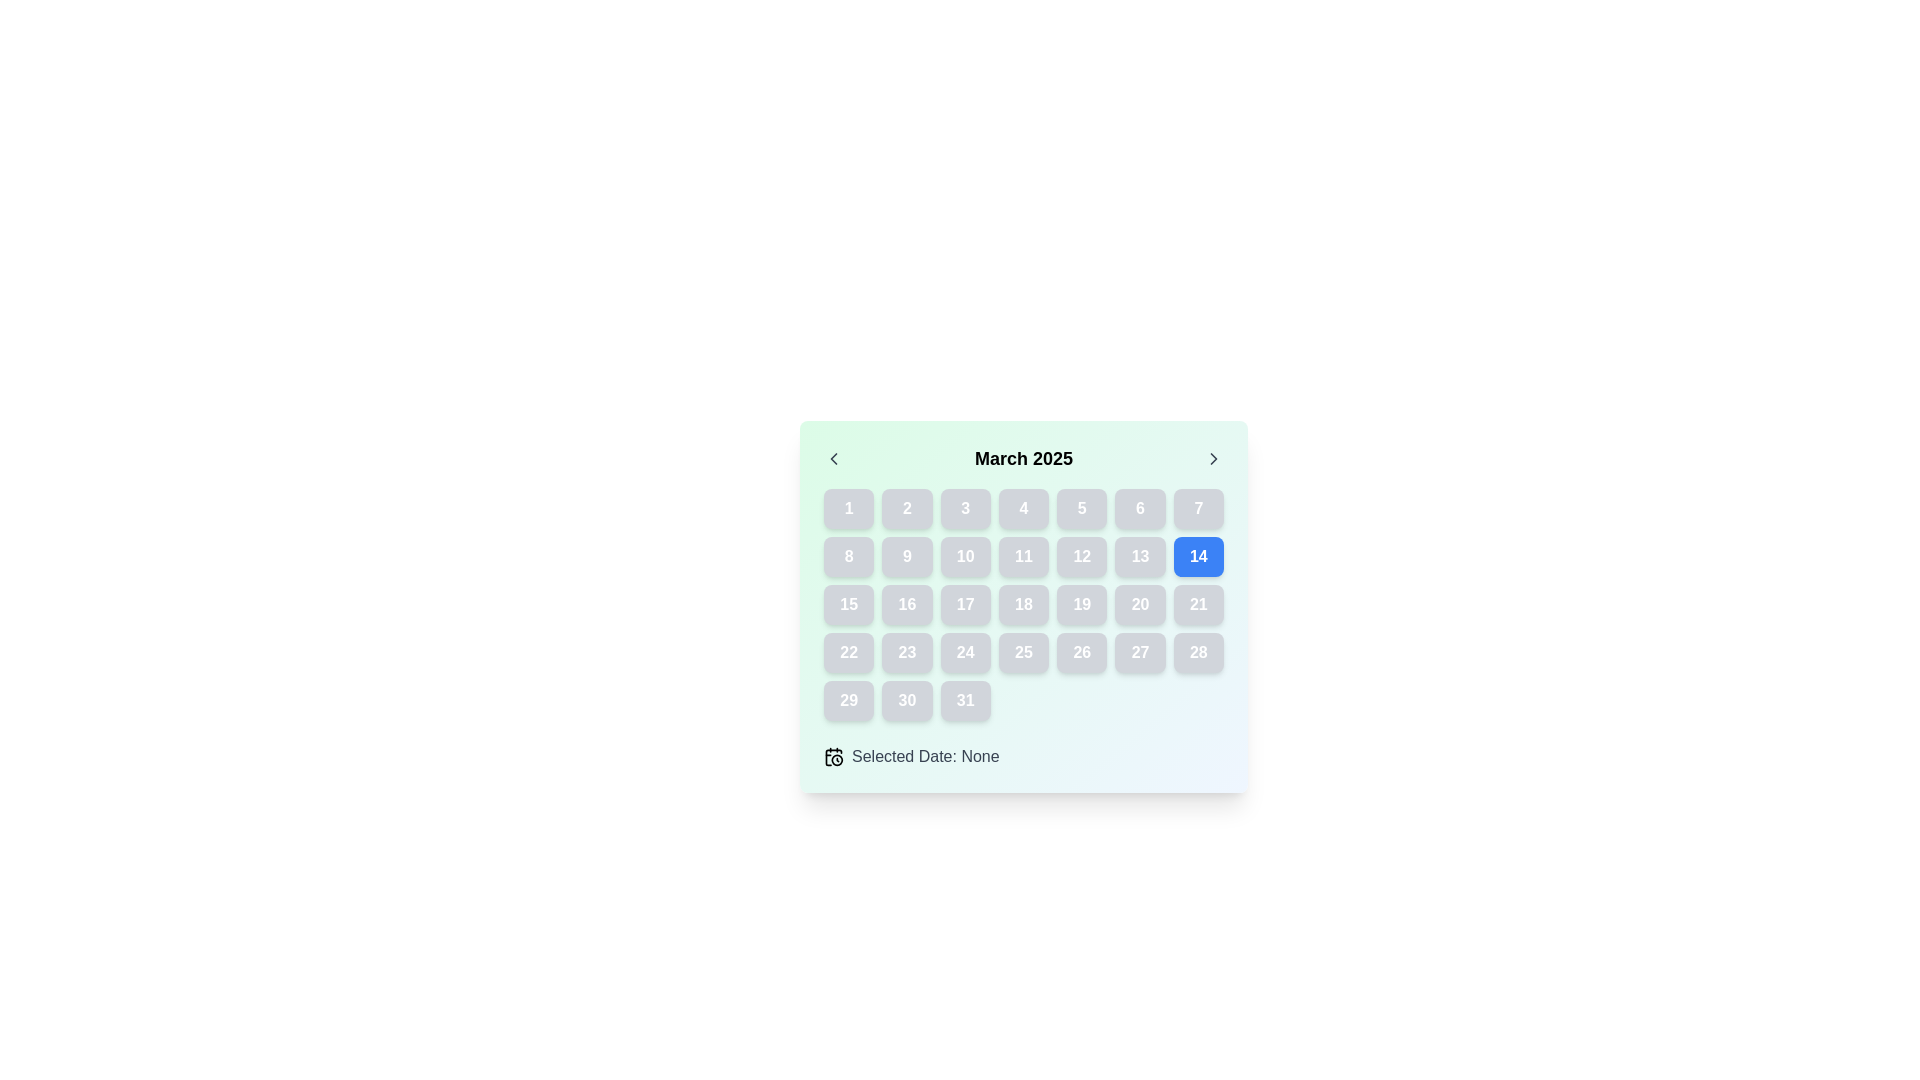 This screenshot has height=1080, width=1920. Describe the element at coordinates (849, 652) in the screenshot. I see `the button labeled '22' which is a rounded rectangle shape with a gray background and white text in the fourth row and first column of the calendar grid` at that location.